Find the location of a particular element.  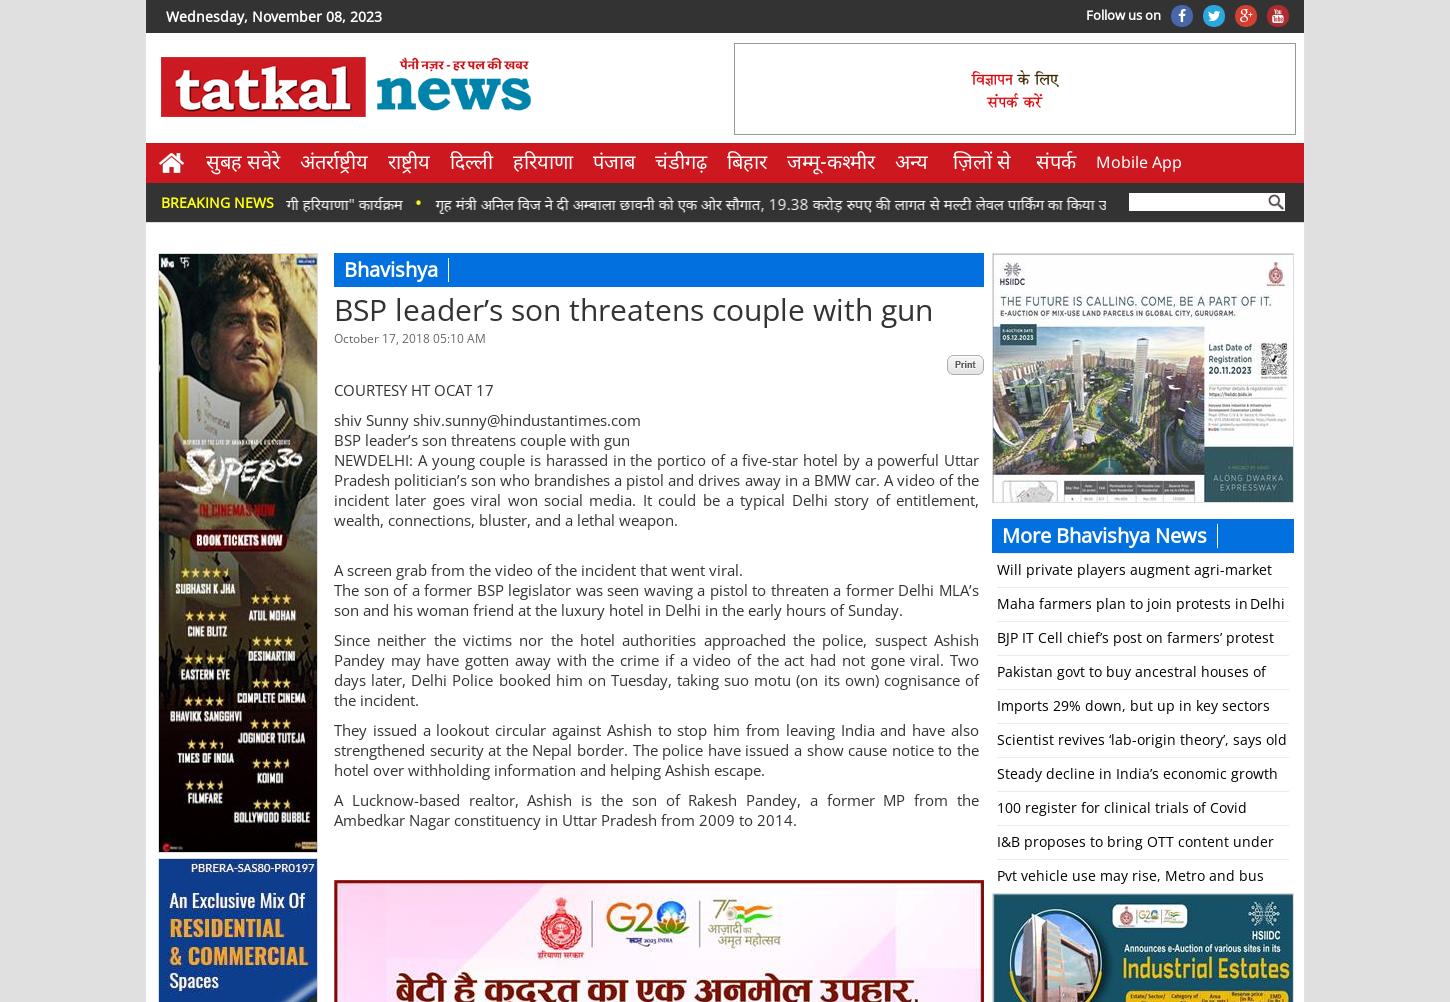

'Since neither the victims nor the hotel authorities approached the police, suspect Ashish Pandey may have gotten away with the crime if a video of the act had not gone viral. Two days later, Delhi Police booked him on Tuesday, taking suo motu (on its own) cognisance of the incident.' is located at coordinates (333, 670).